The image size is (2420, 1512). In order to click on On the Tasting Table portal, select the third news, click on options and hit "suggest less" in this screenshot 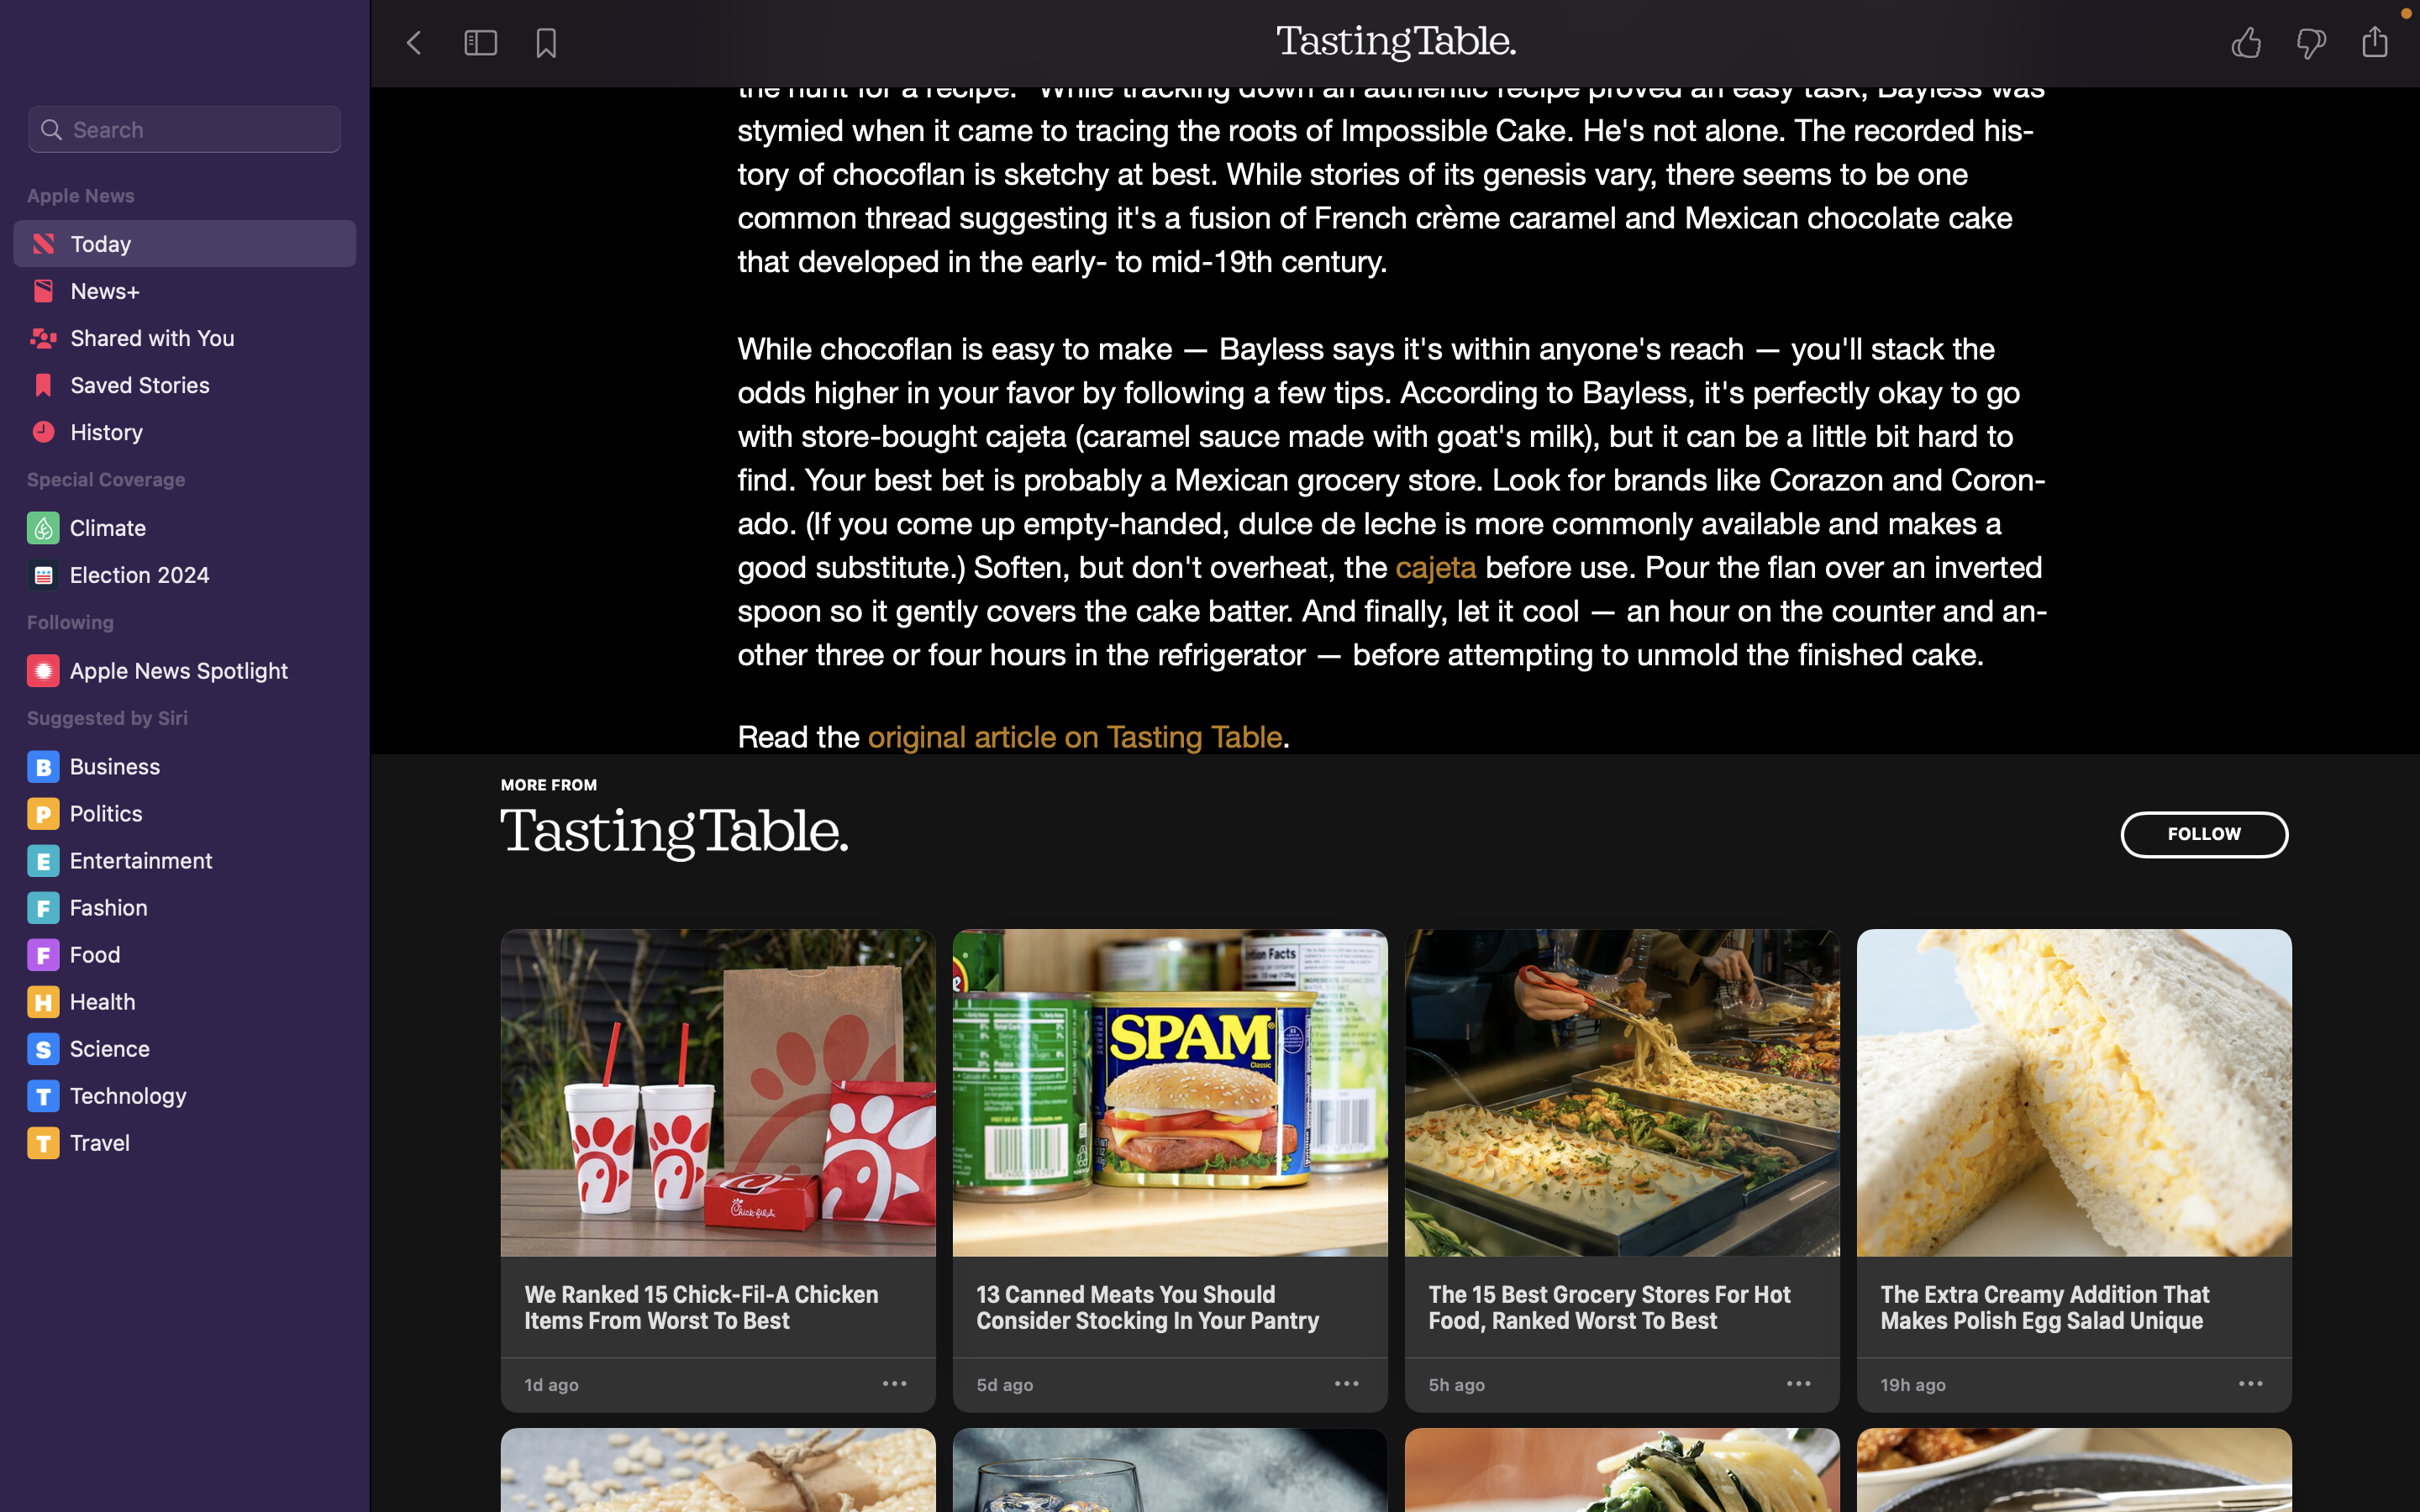, I will do `click(1797, 1384)`.